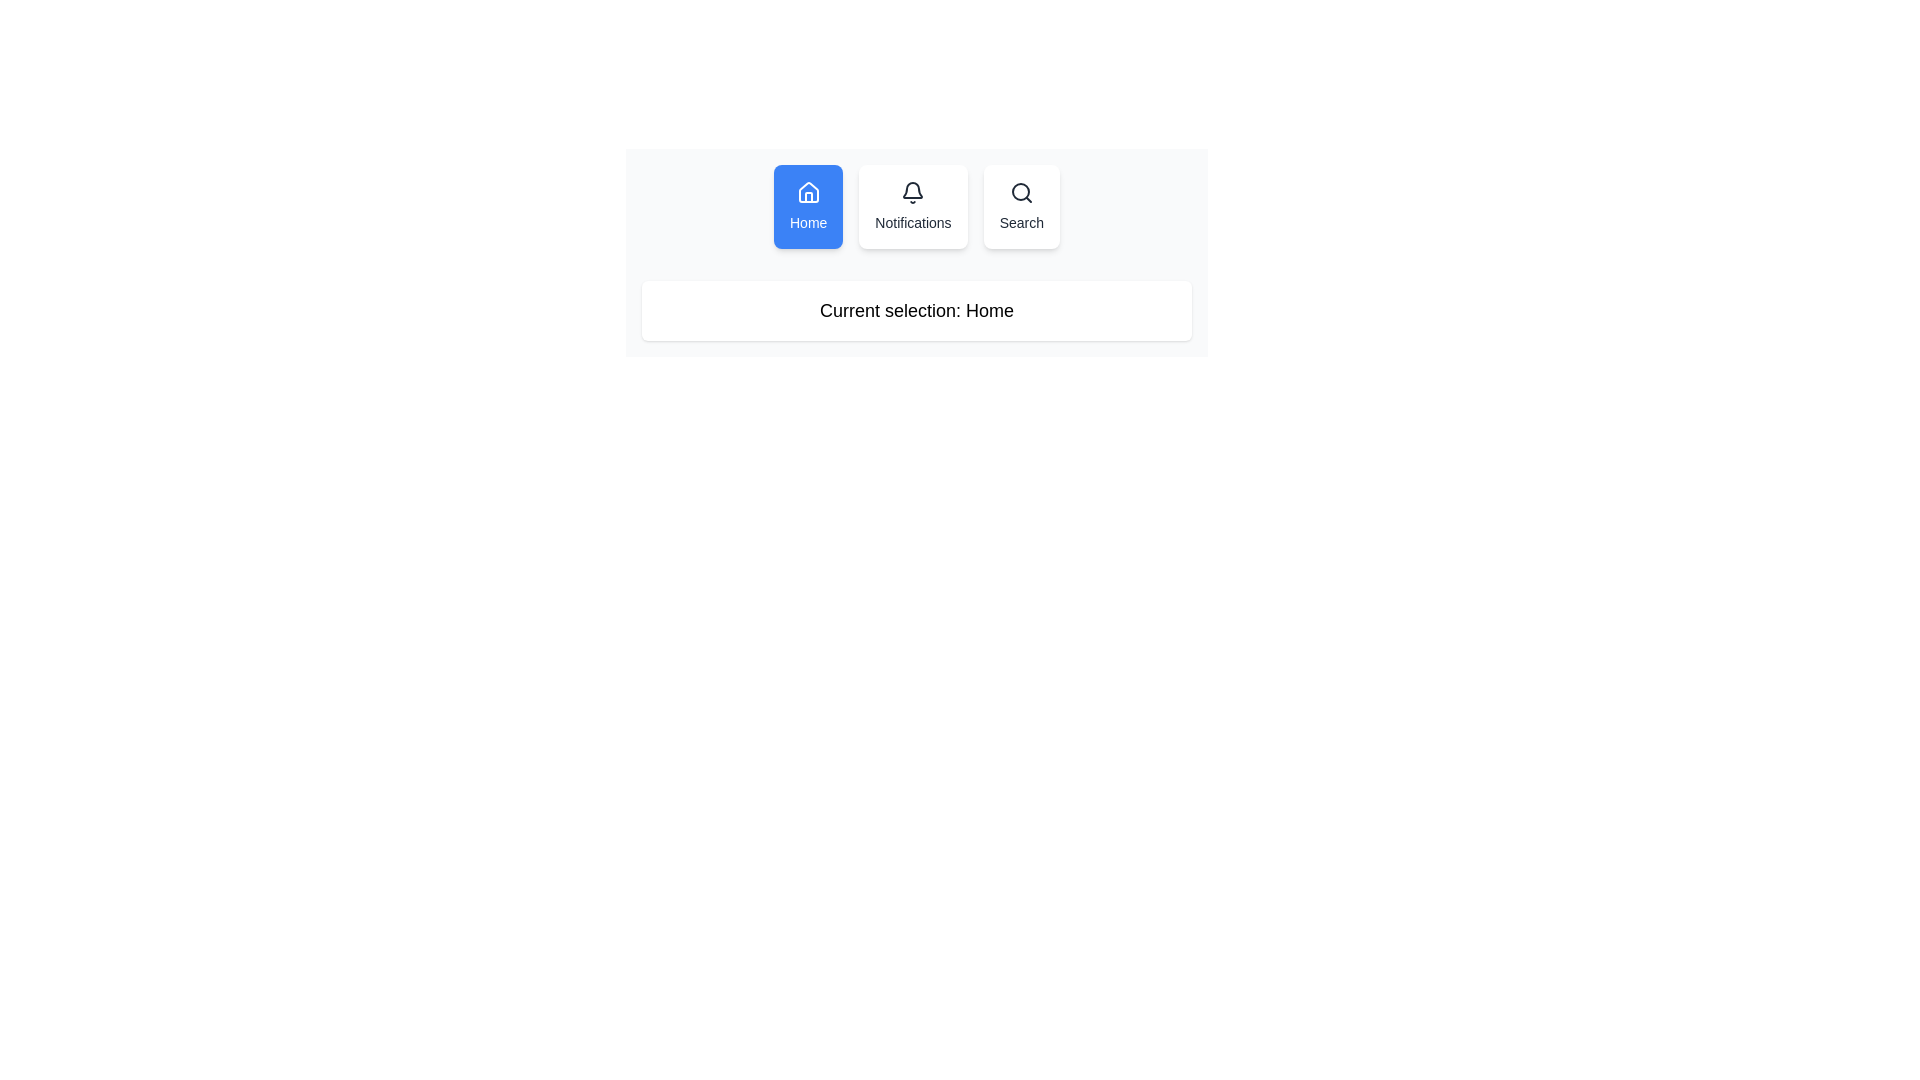 This screenshot has width=1920, height=1080. I want to click on the Text label that displays 'Home', which is positioned below a house icon and centered horizontally under it, so click(808, 223).